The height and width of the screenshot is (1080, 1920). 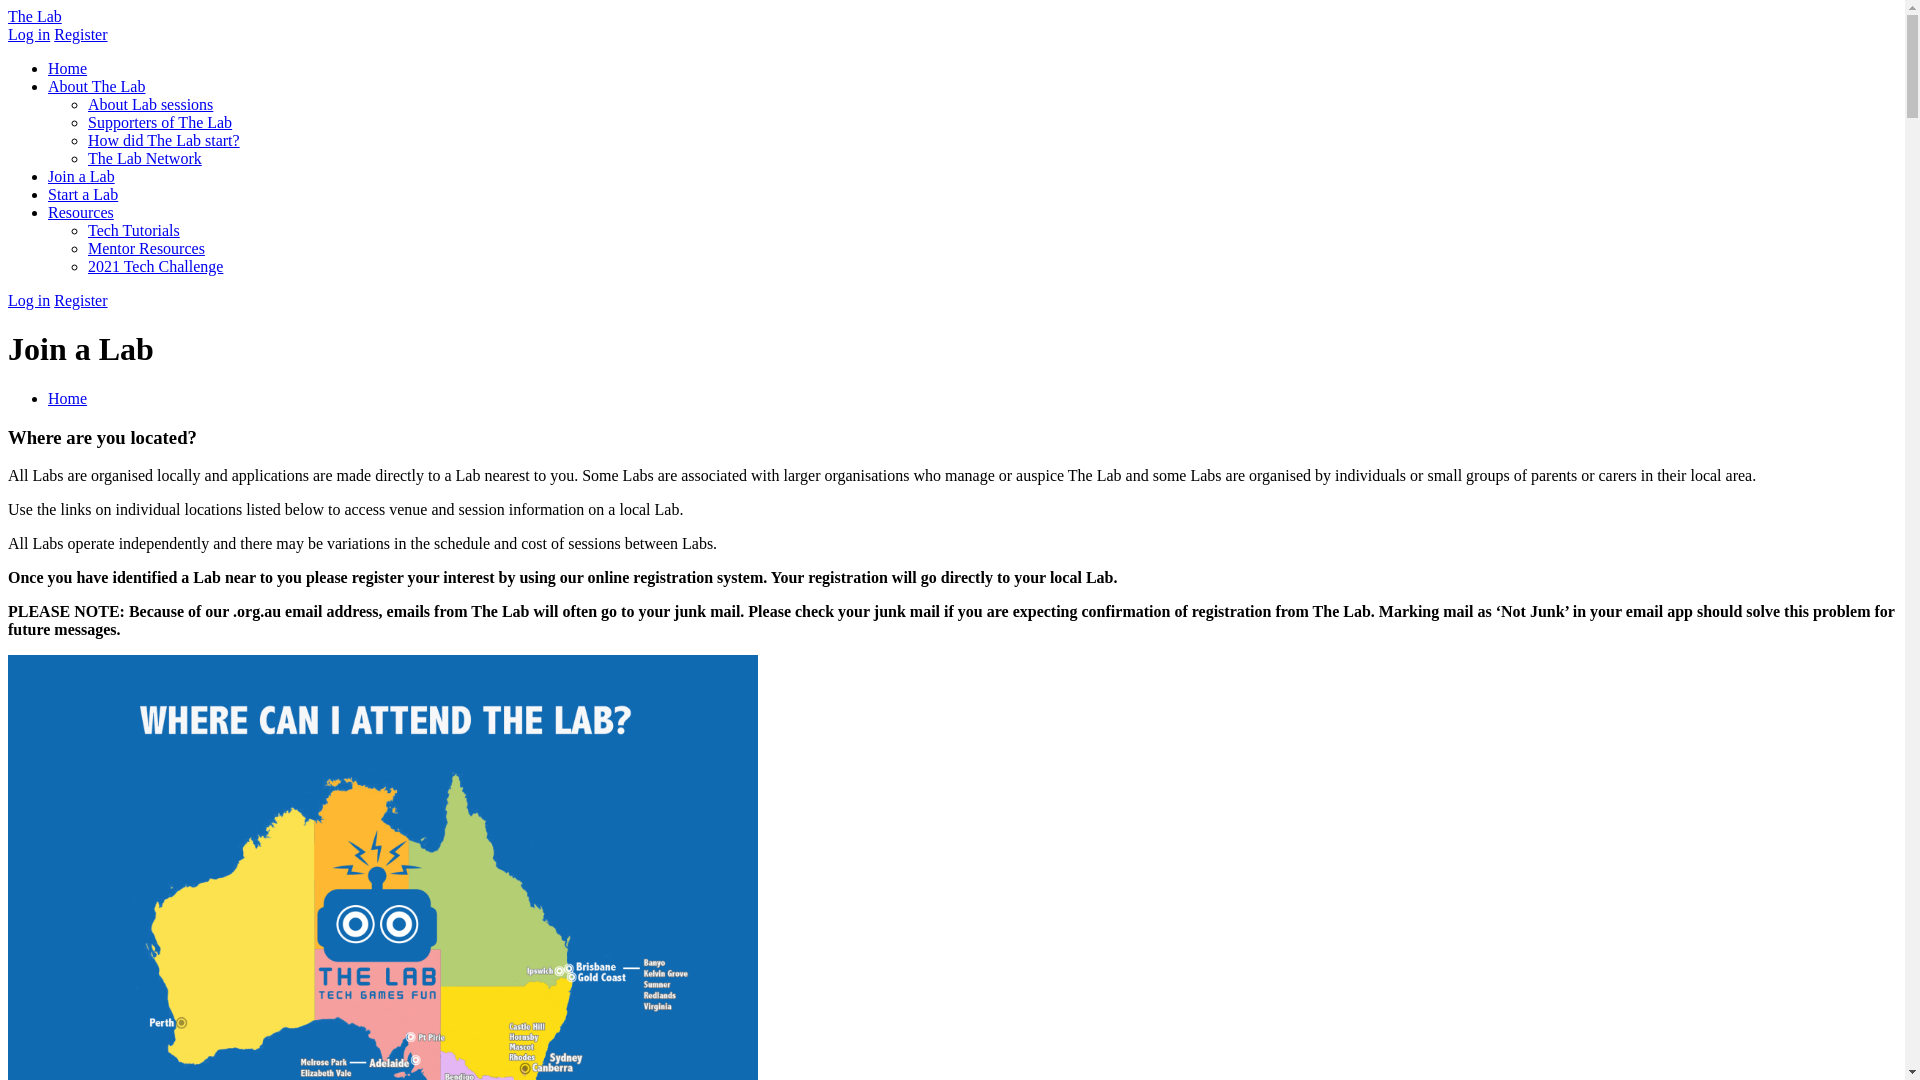 I want to click on 'About Lab sessions', so click(x=86, y=104).